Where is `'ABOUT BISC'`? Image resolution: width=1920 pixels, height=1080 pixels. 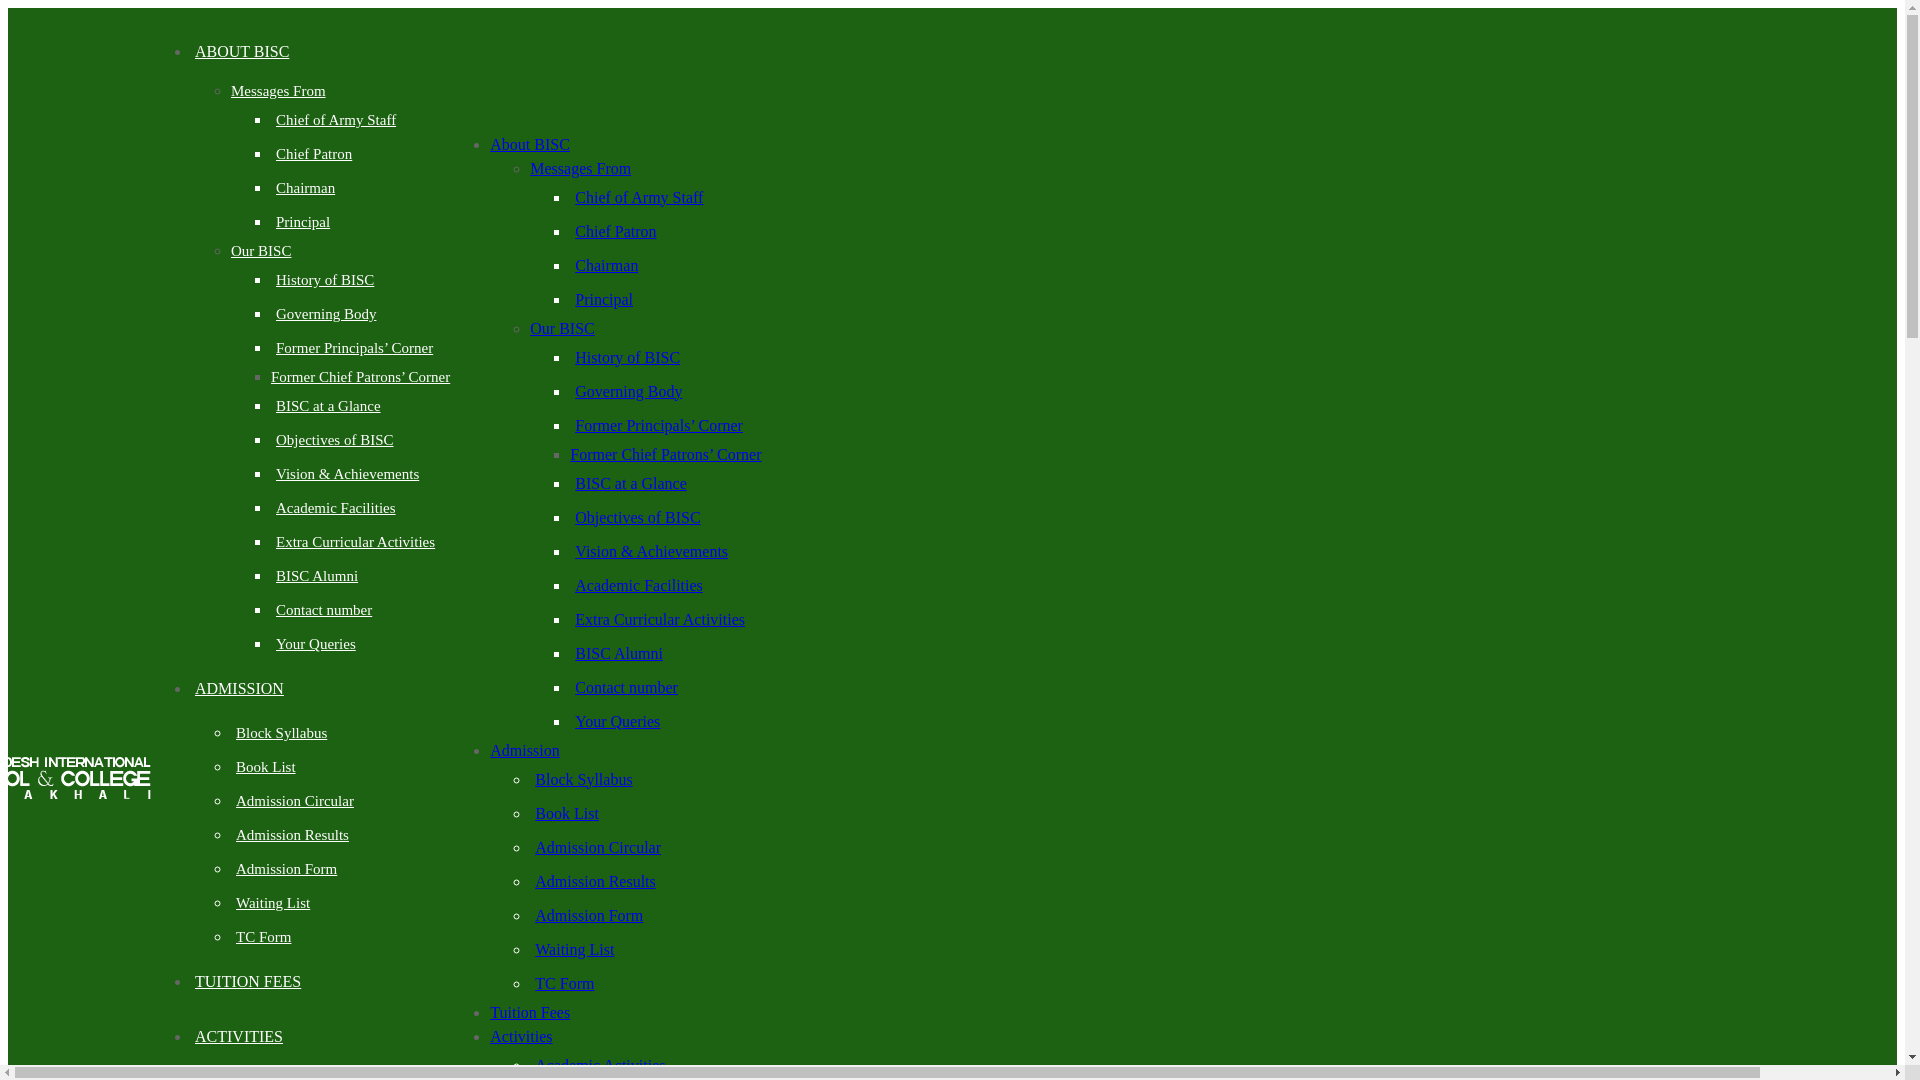
'ABOUT BISC' is located at coordinates (240, 50).